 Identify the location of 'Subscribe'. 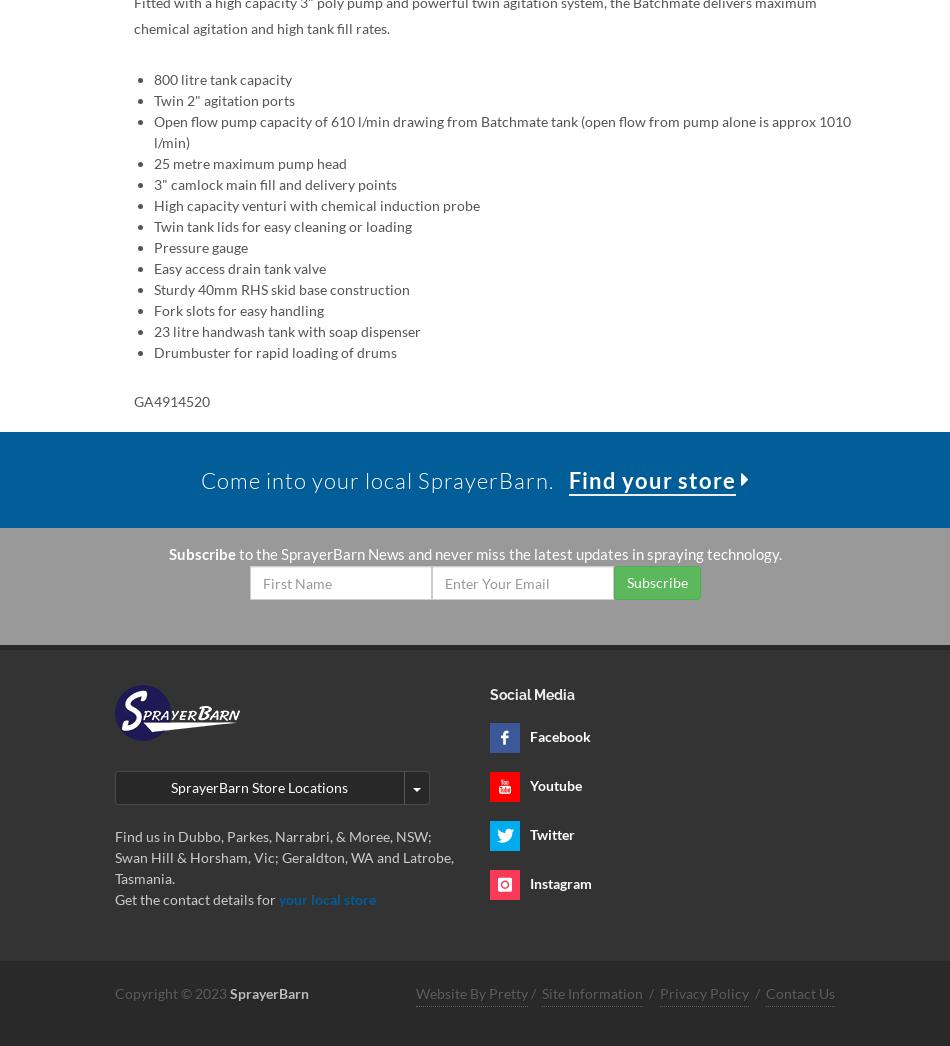
(201, 552).